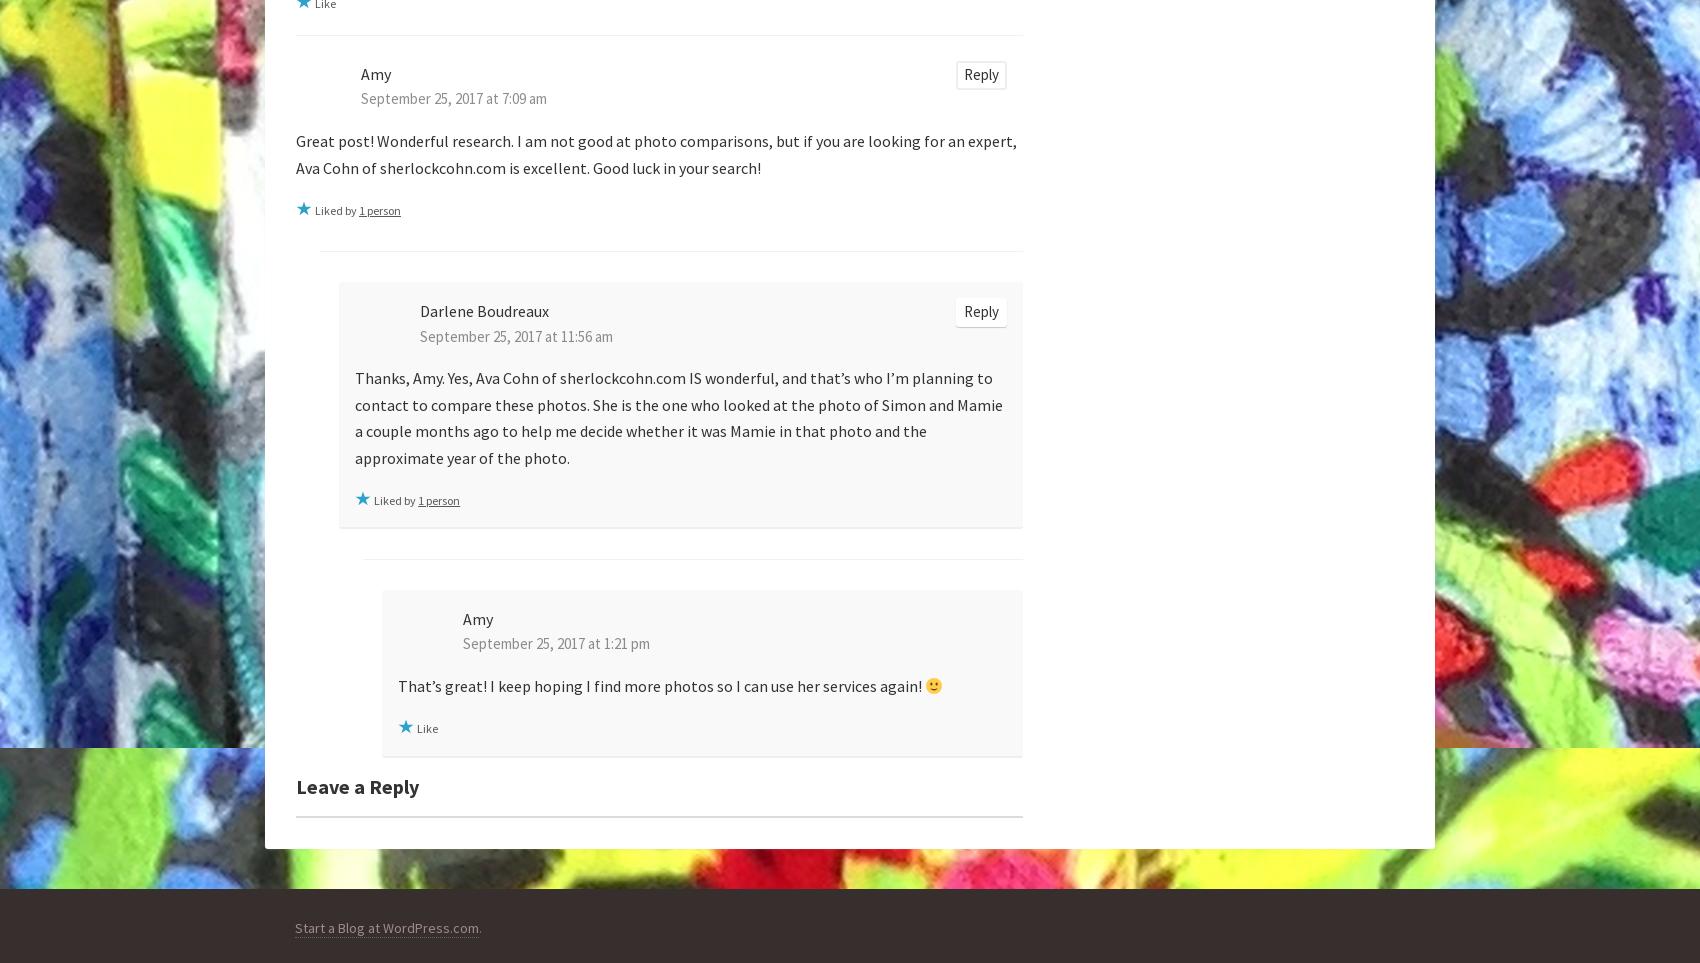  What do you see at coordinates (427, 727) in the screenshot?
I see `'Like'` at bounding box center [427, 727].